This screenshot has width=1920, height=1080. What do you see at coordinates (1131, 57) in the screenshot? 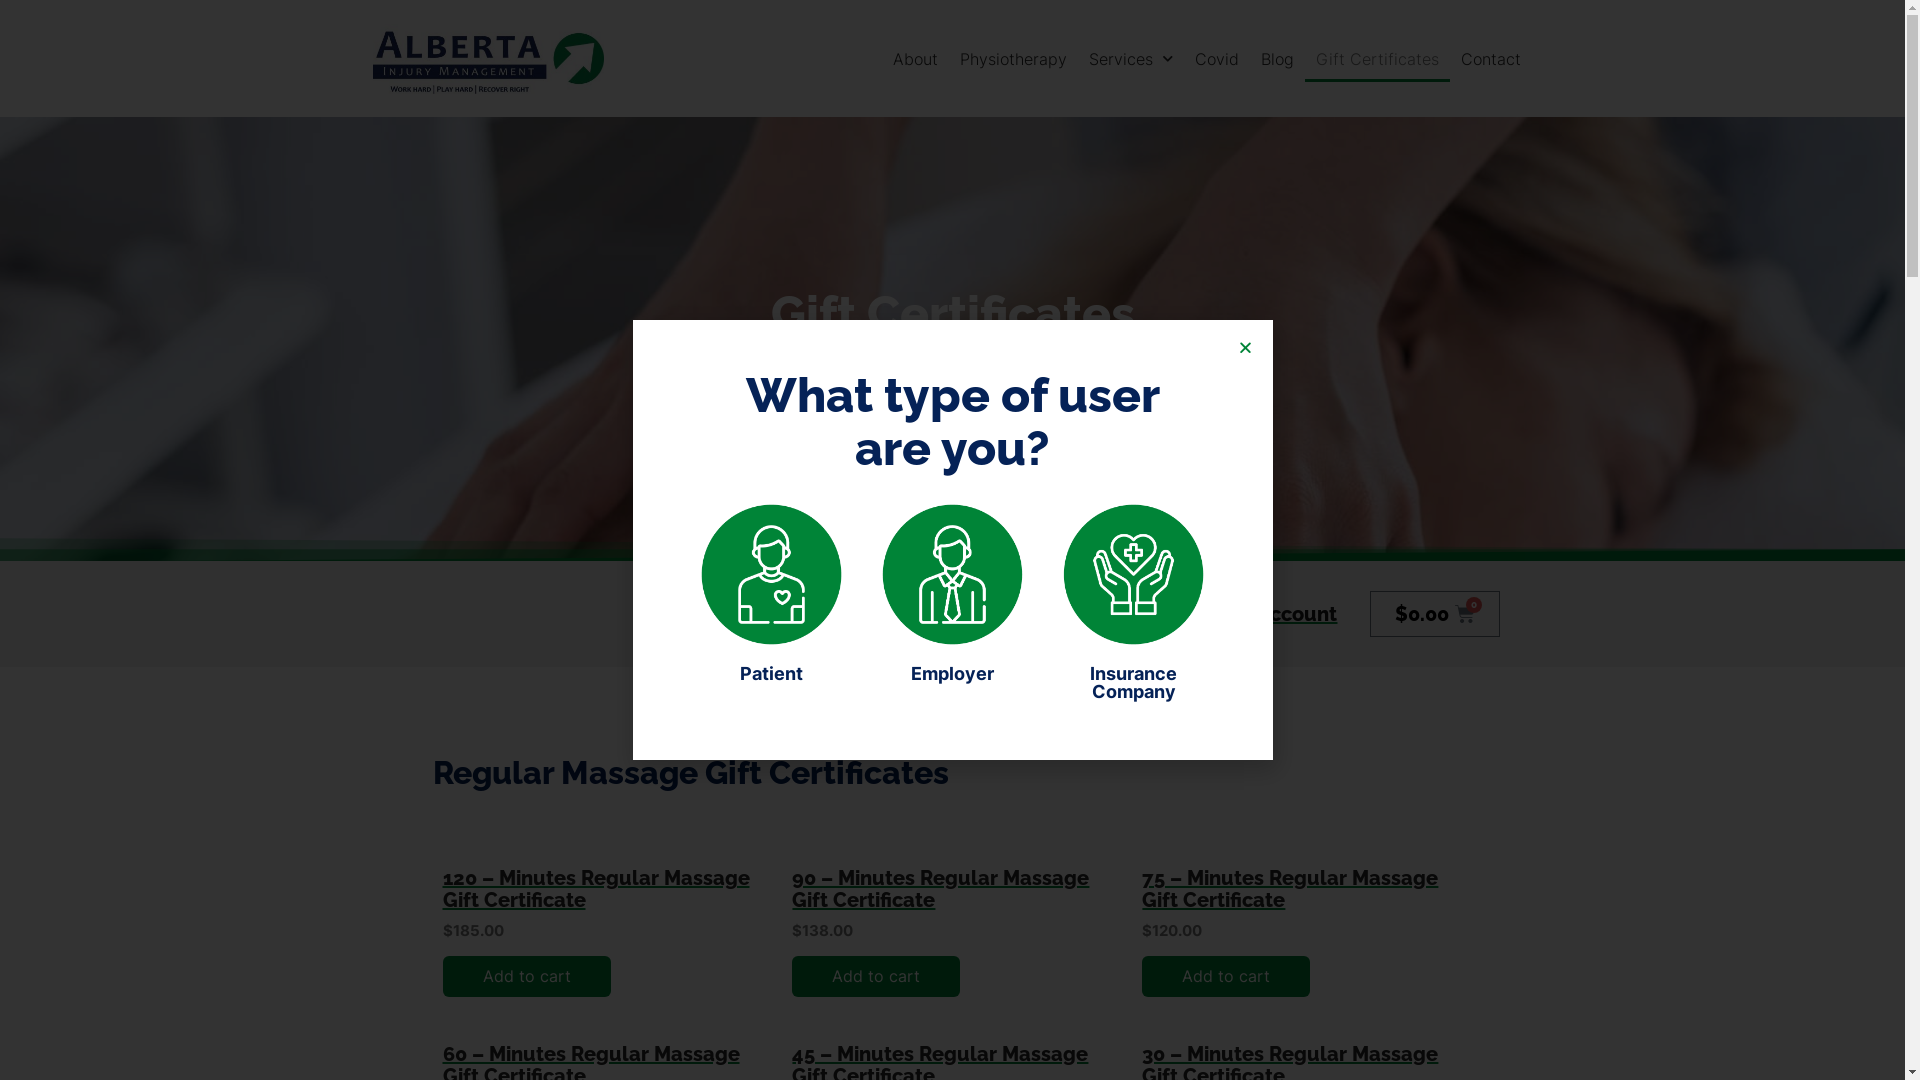
I see `'Services'` at bounding box center [1131, 57].